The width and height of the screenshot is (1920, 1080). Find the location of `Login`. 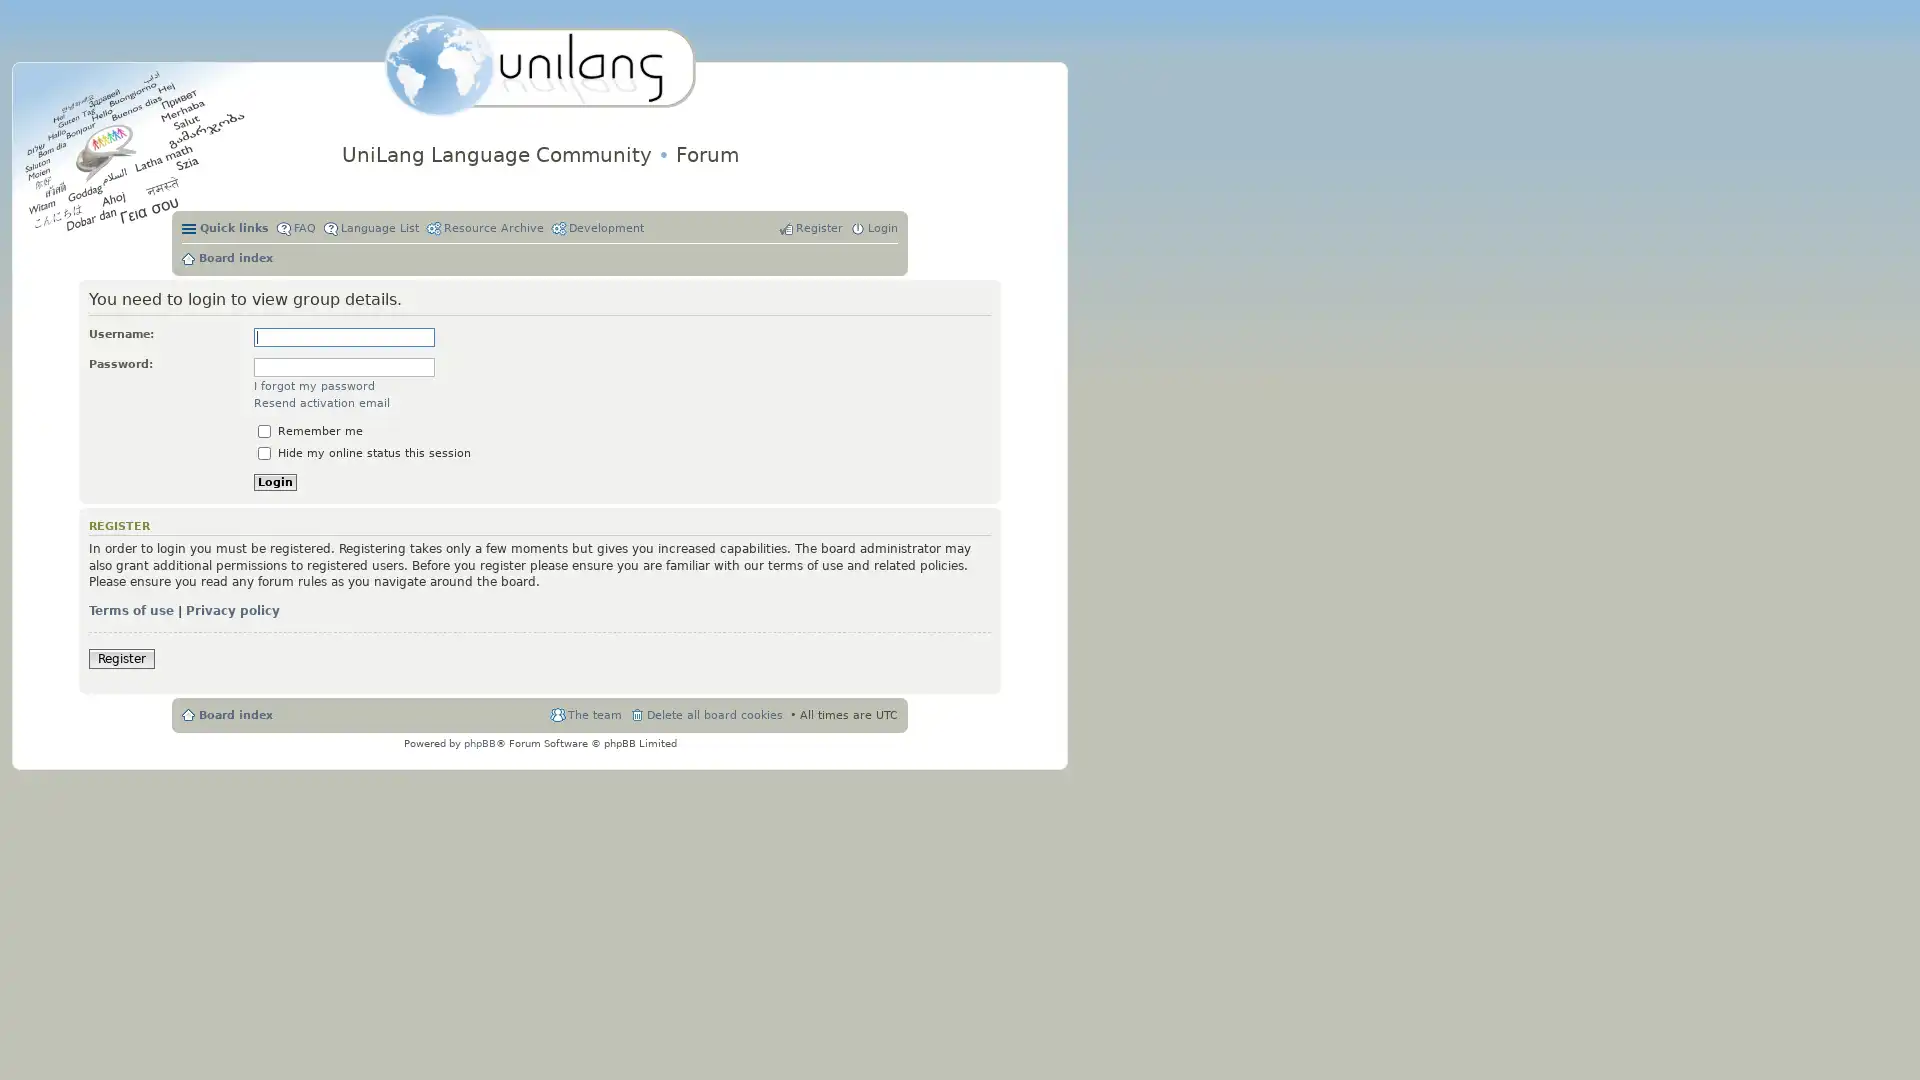

Login is located at coordinates (274, 482).